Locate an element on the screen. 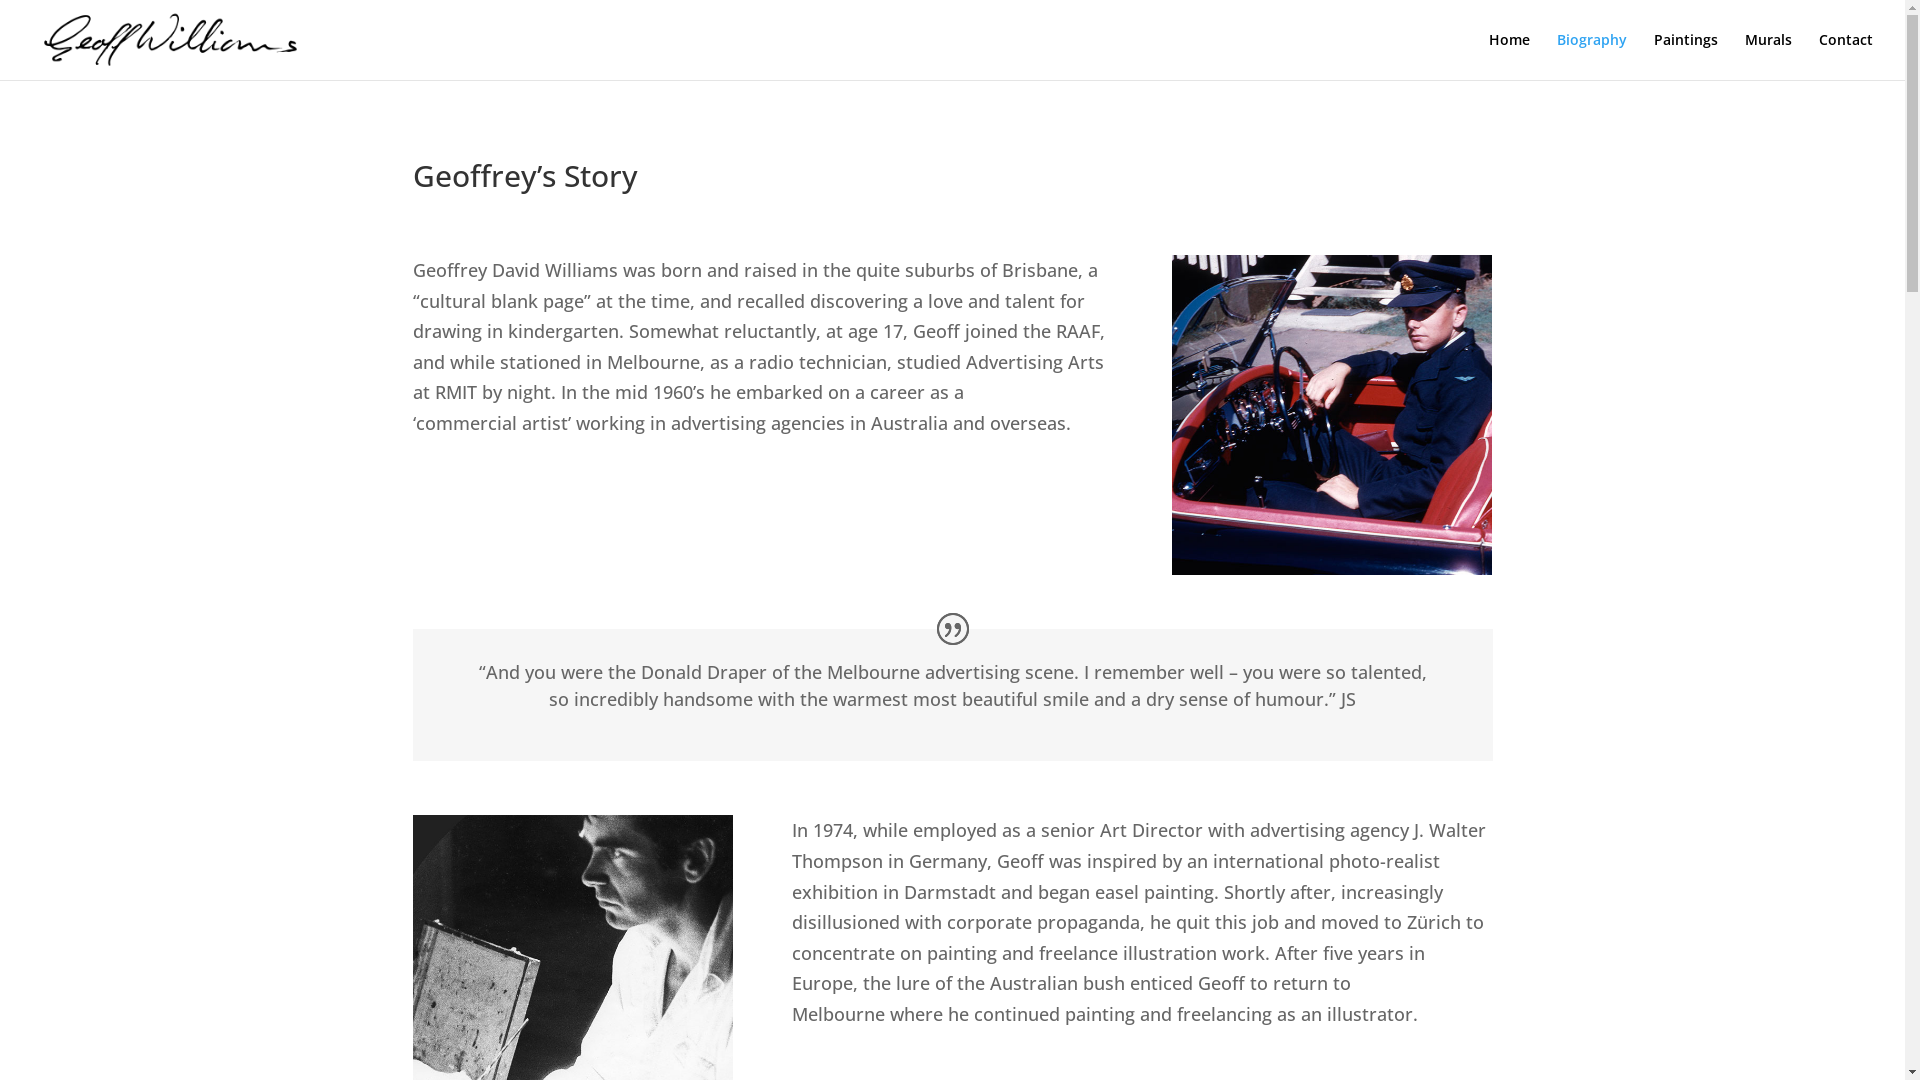  'Contact' is located at coordinates (1819, 55).